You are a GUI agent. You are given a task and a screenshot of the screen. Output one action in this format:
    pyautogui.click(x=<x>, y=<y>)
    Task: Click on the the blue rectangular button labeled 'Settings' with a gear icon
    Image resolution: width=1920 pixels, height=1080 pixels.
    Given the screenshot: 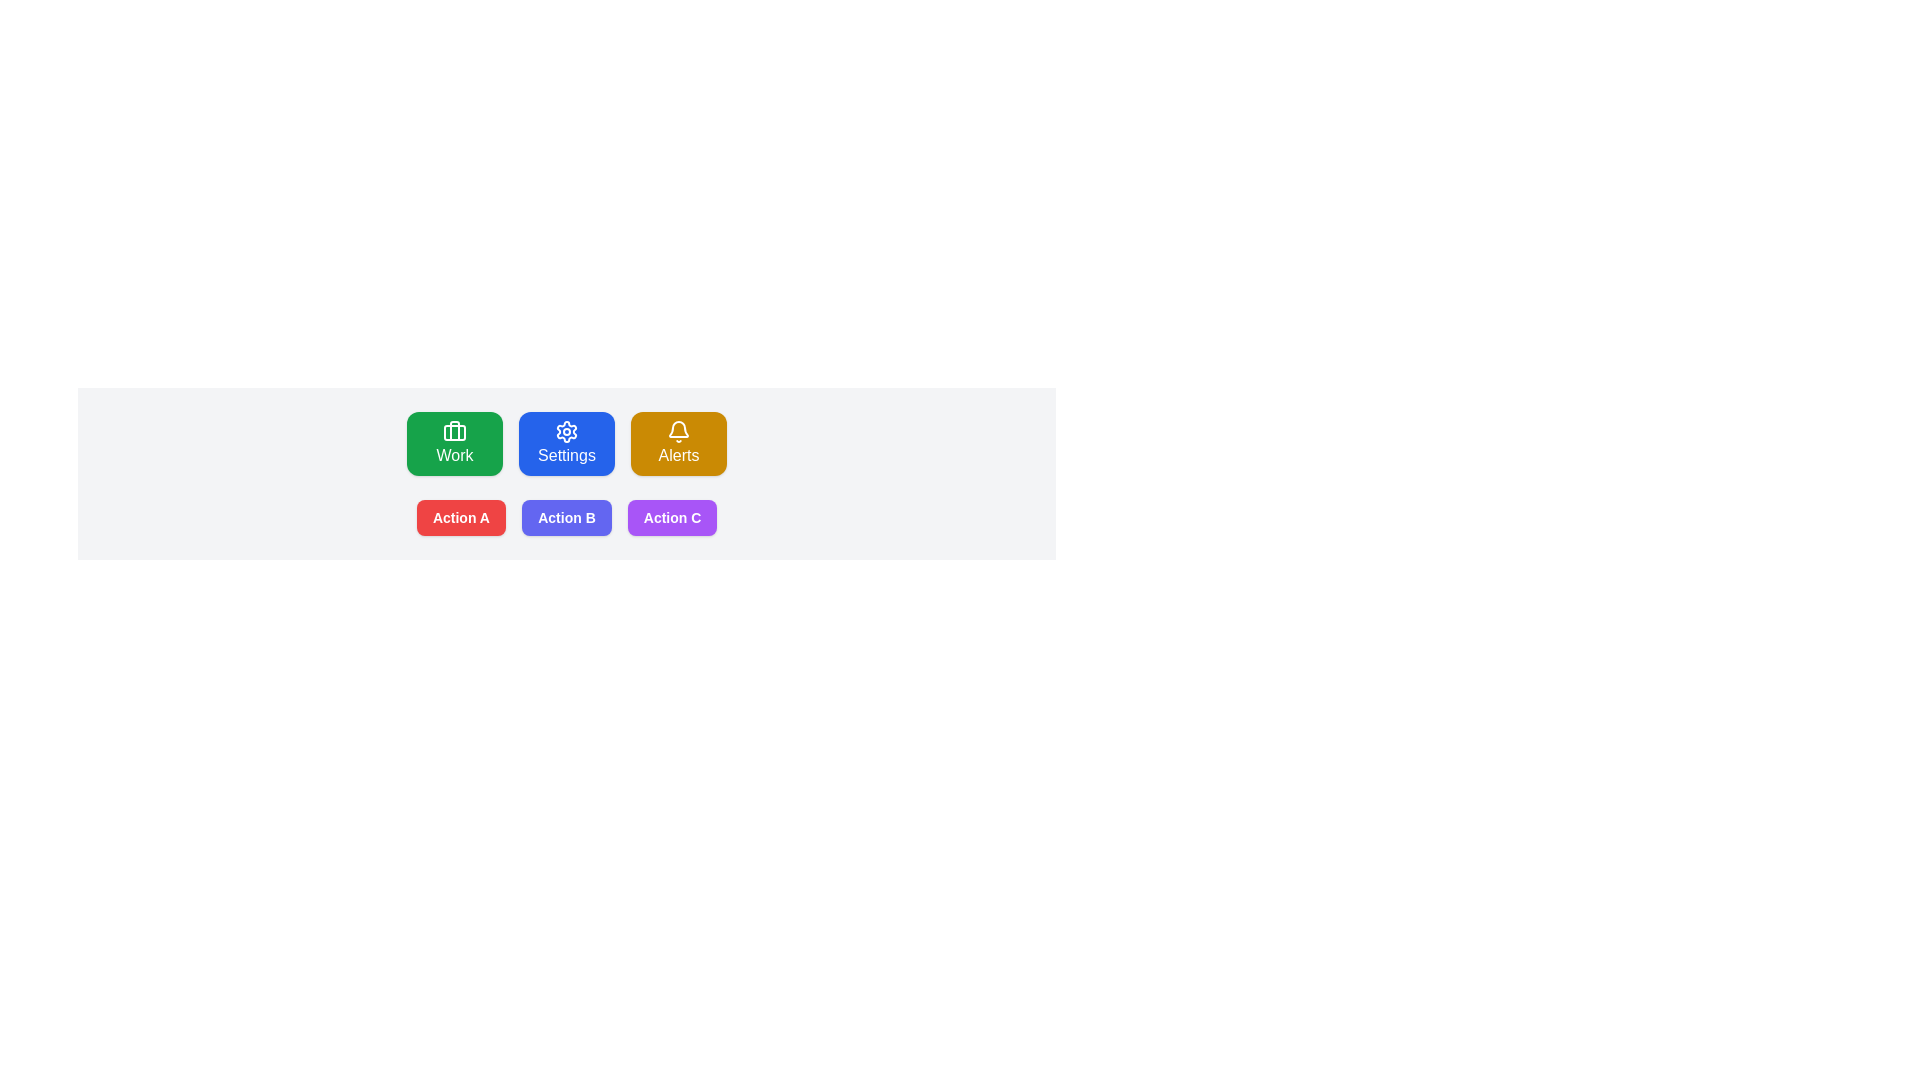 What is the action you would take?
    pyautogui.click(x=565, y=455)
    